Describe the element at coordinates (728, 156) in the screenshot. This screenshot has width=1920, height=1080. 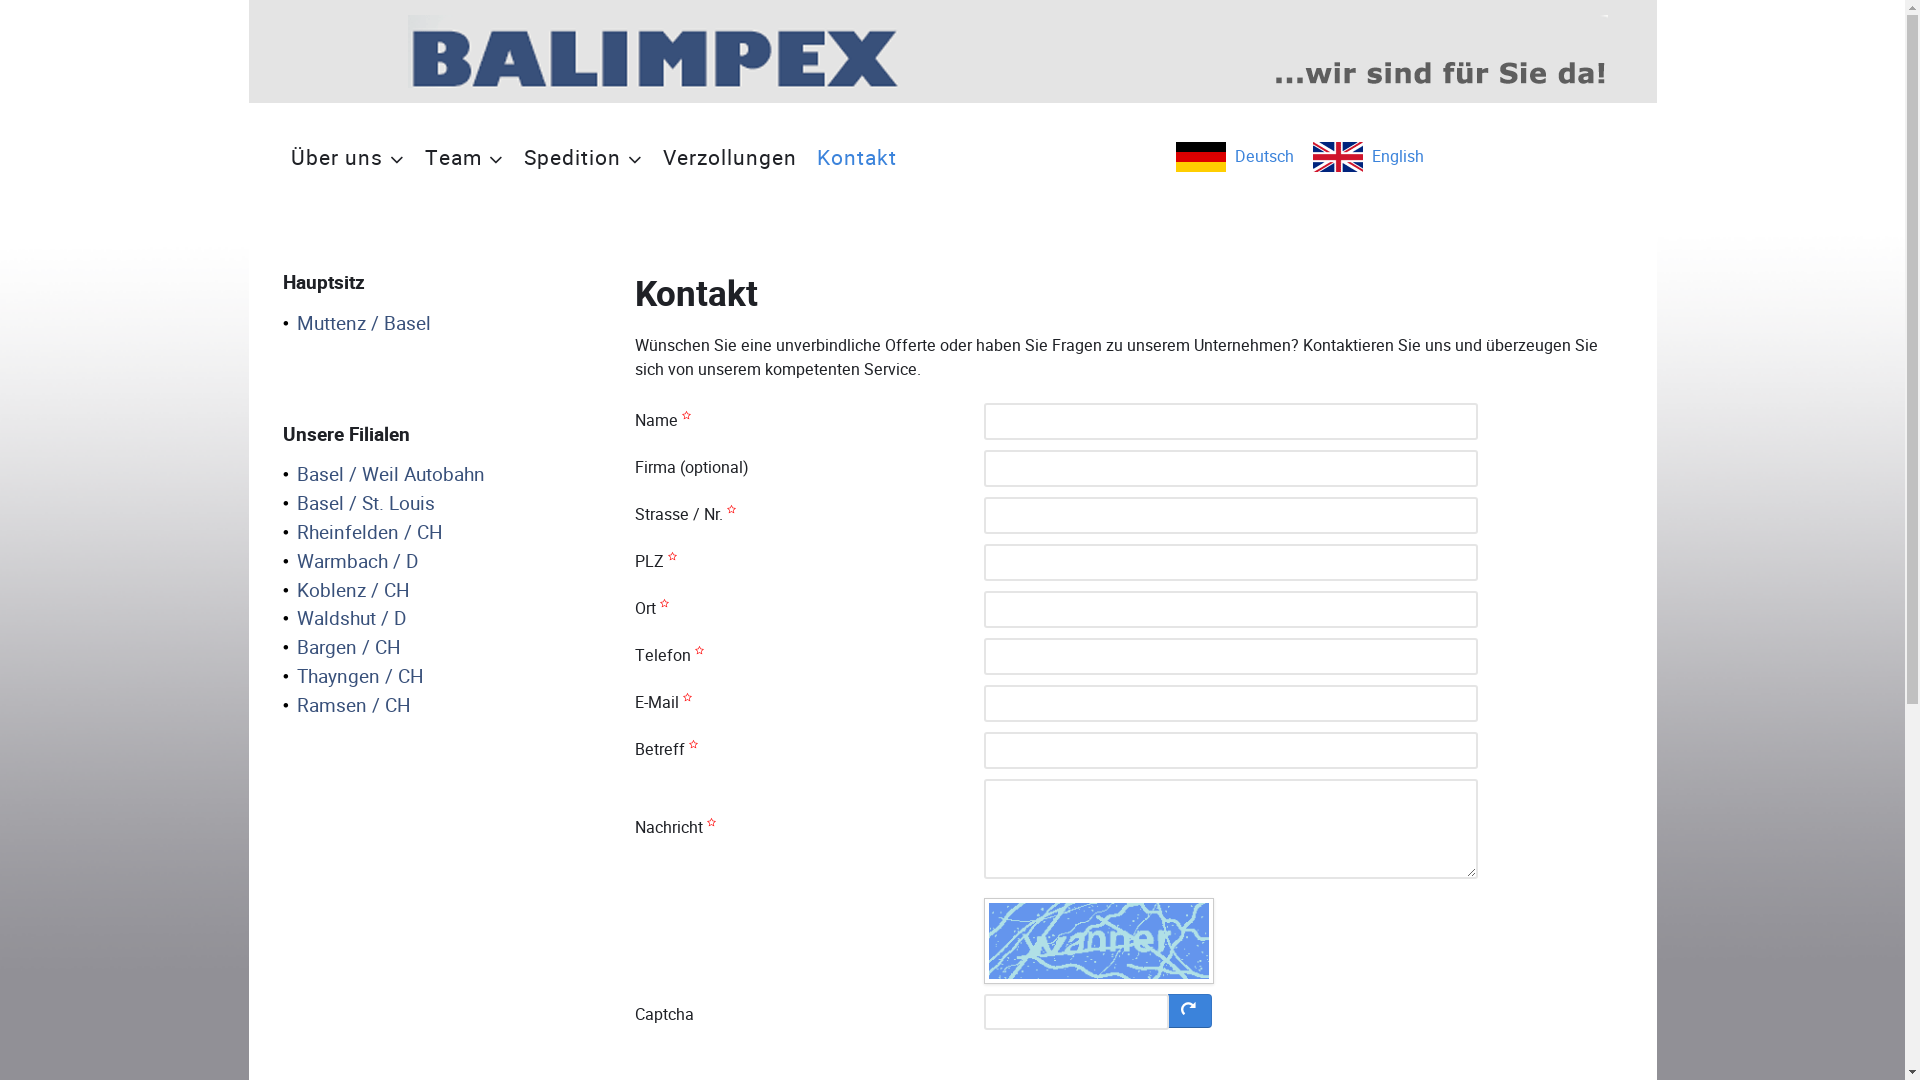
I see `'Verzollungen'` at that location.